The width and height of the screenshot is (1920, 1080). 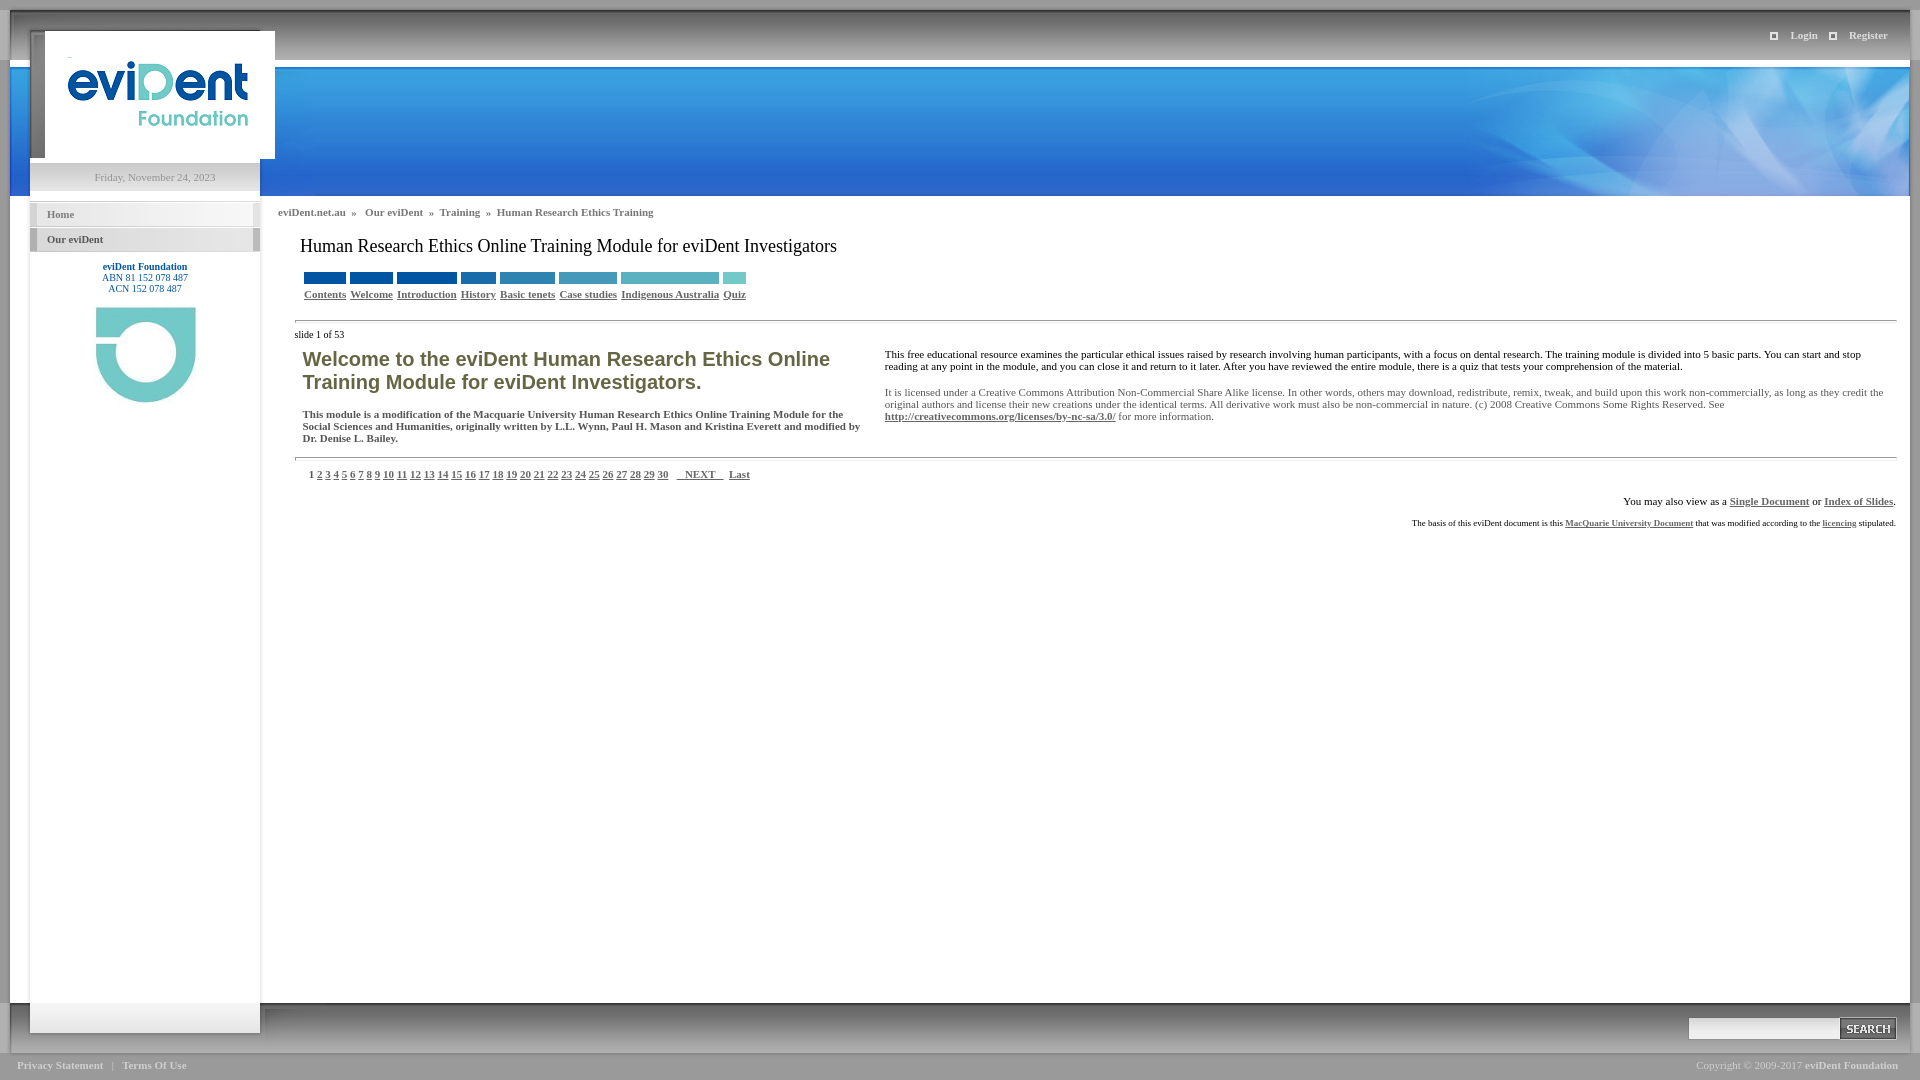 I want to click on ' ', so click(x=1869, y=1029).